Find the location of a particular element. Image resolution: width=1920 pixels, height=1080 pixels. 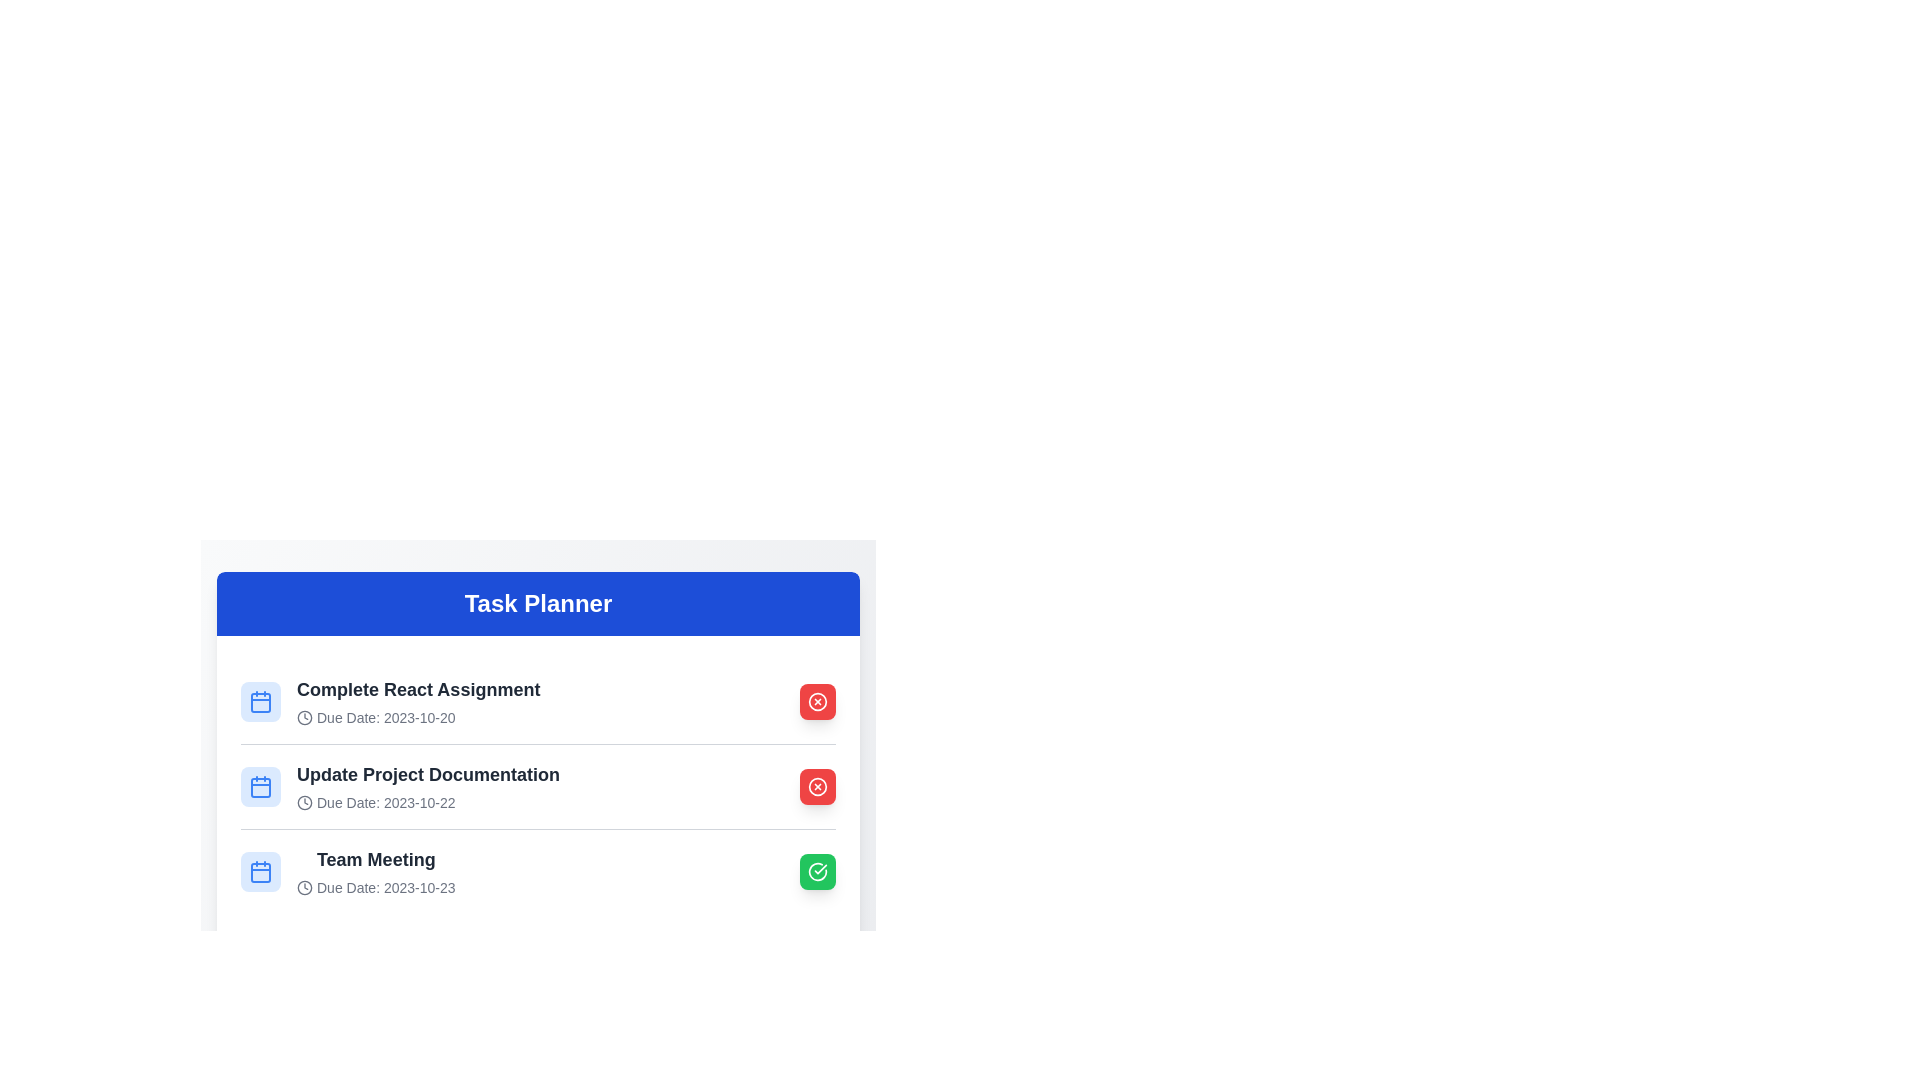

text 'Complete React Assignment' from the prominent heading at the top-left of the Task Planner panel is located at coordinates (417, 689).